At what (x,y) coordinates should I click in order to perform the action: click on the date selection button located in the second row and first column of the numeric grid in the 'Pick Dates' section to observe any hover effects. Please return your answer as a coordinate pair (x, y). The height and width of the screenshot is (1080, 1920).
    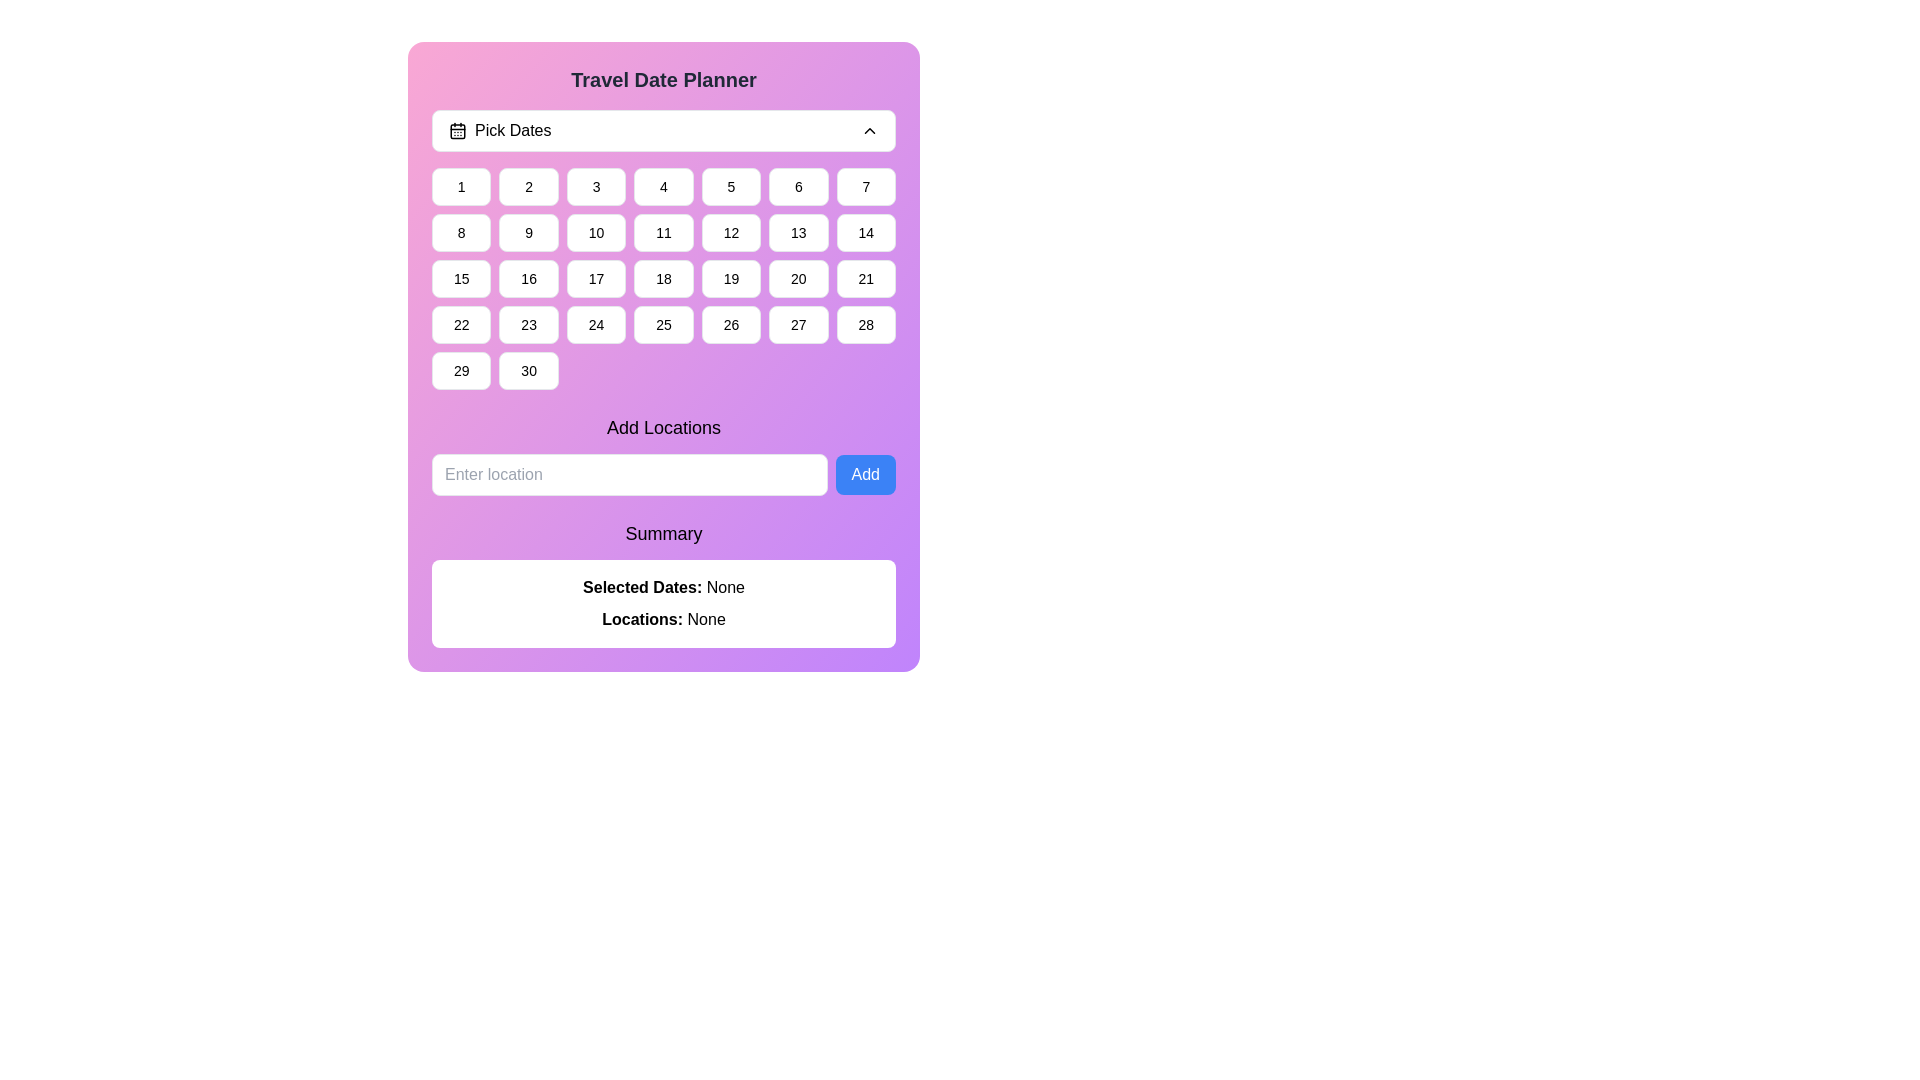
    Looking at the image, I should click on (460, 231).